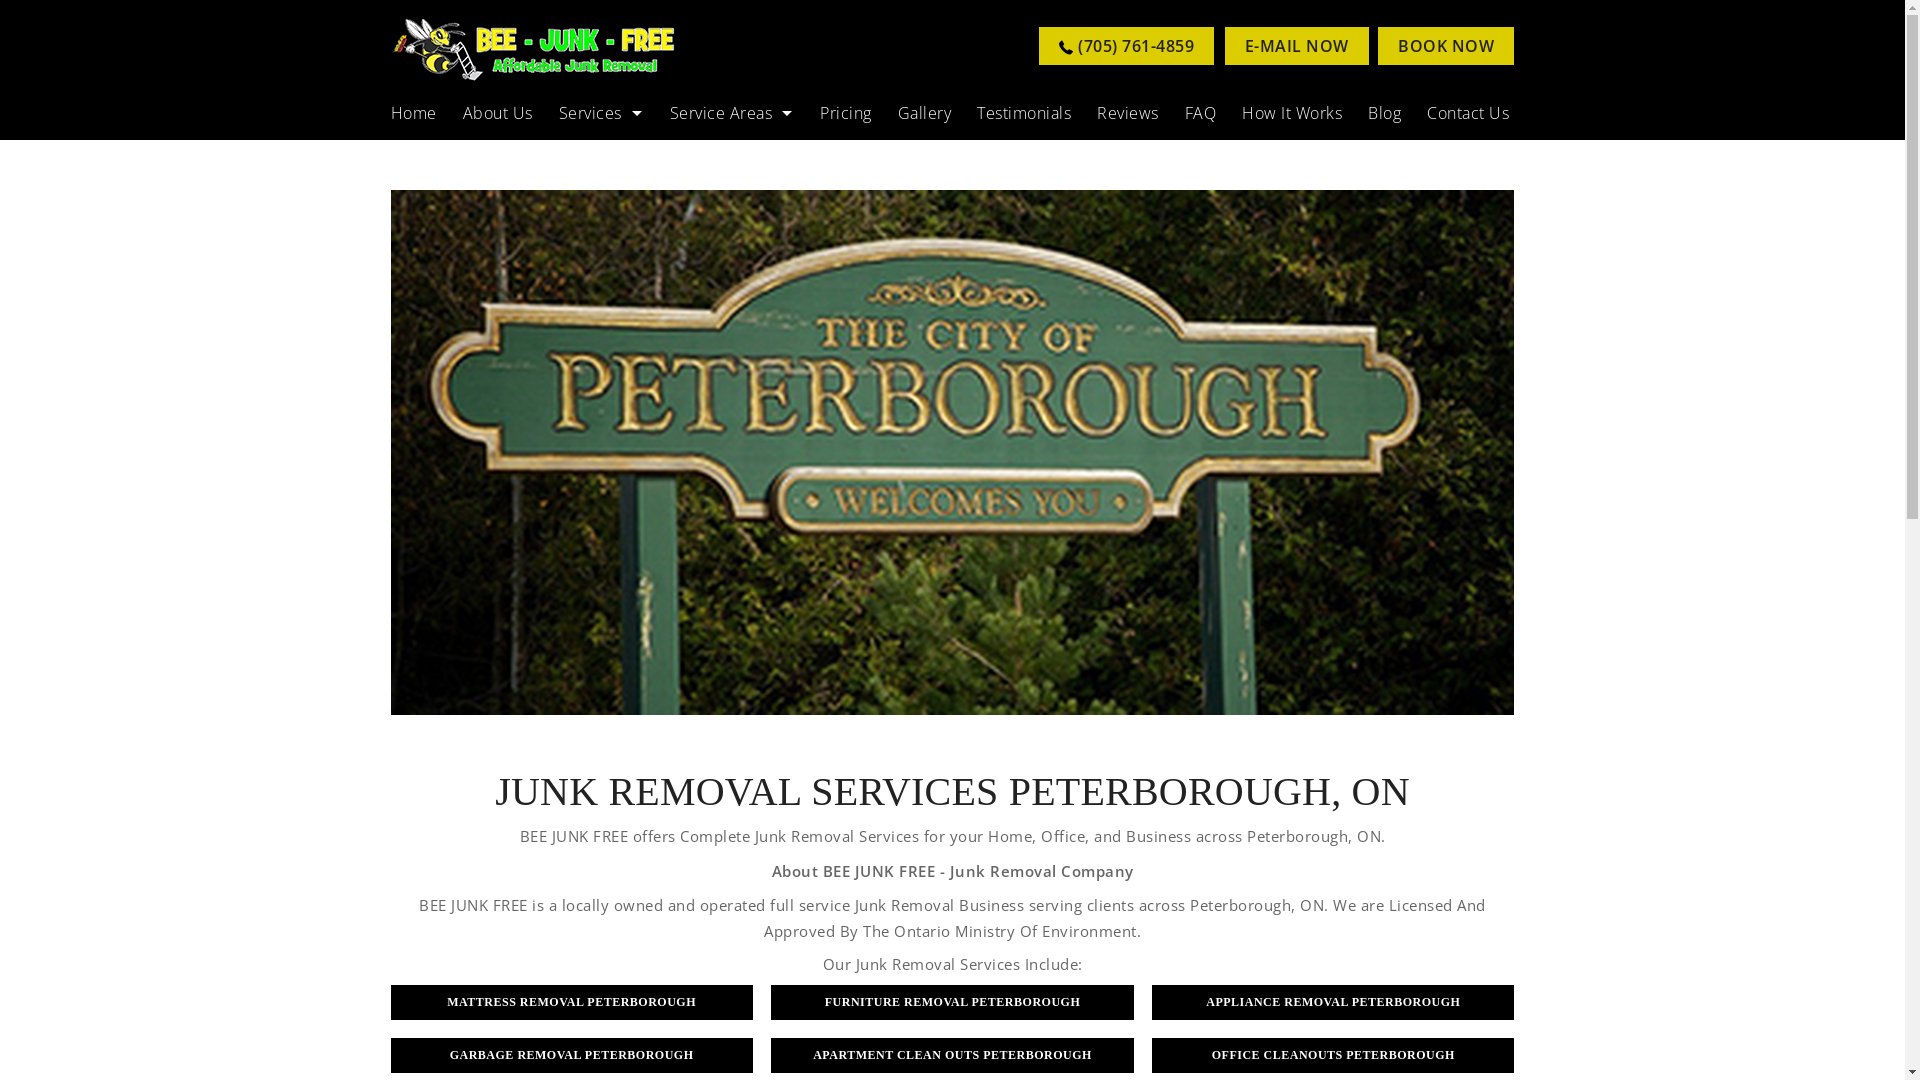 The height and width of the screenshot is (1080, 1920). Describe the element at coordinates (1200, 113) in the screenshot. I see `'FAQ'` at that location.